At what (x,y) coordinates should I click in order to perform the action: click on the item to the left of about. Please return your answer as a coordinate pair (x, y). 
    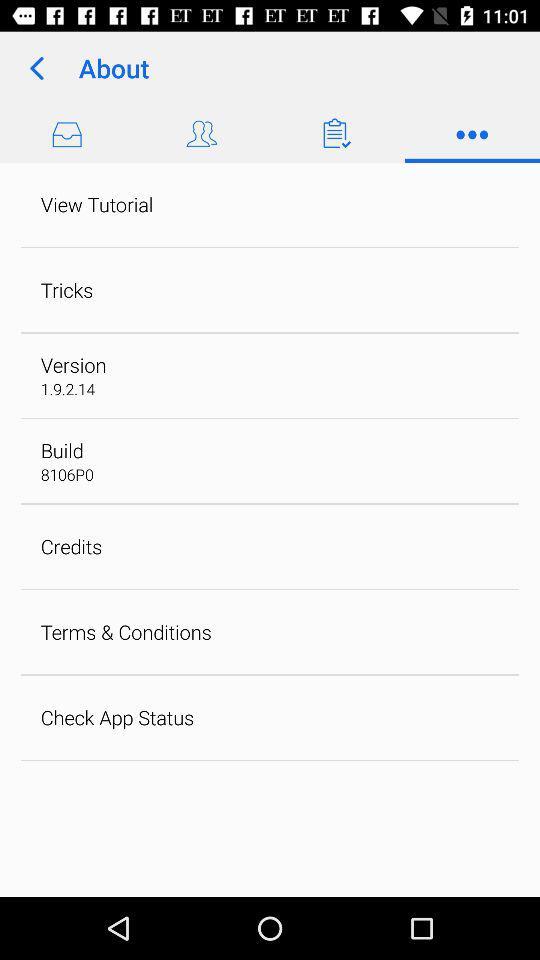
    Looking at the image, I should click on (36, 68).